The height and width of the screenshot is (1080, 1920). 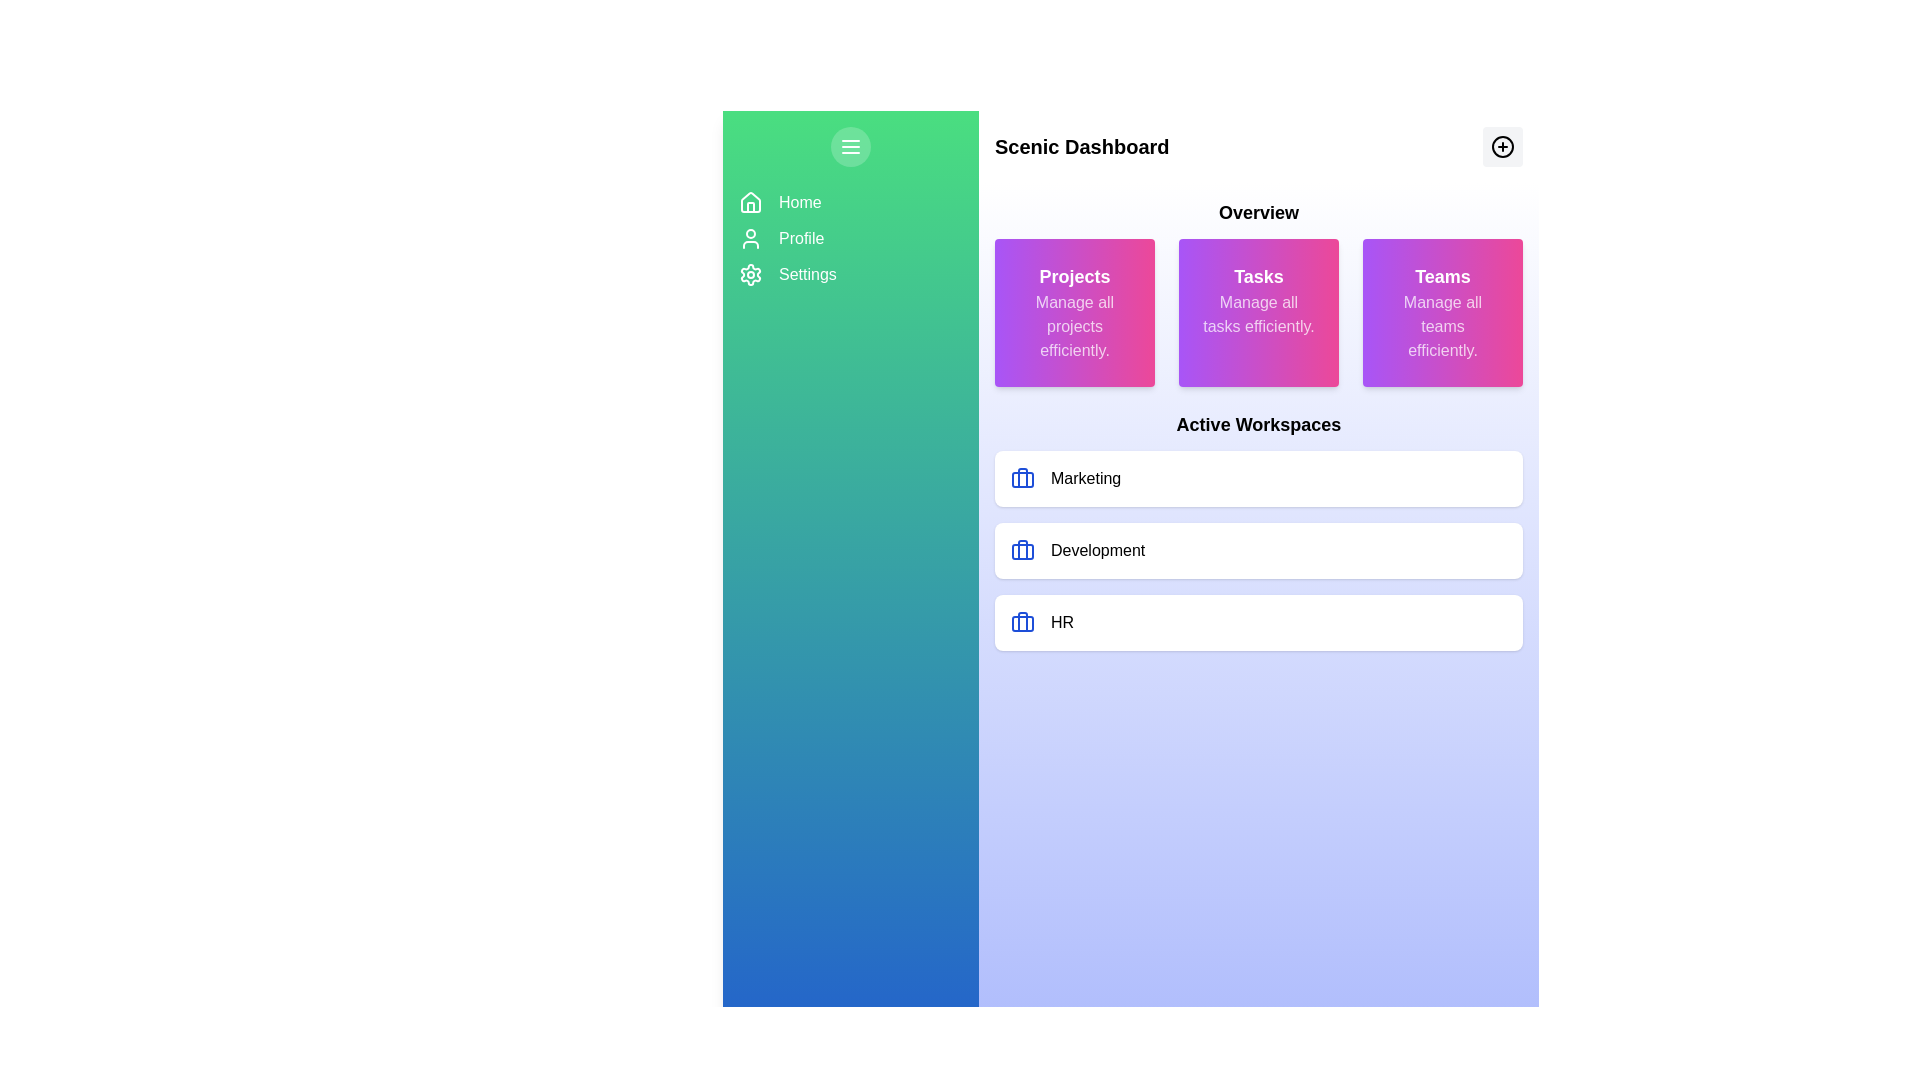 What do you see at coordinates (1061, 622) in the screenshot?
I see `the 'HR' text label, which is the third element` at bounding box center [1061, 622].